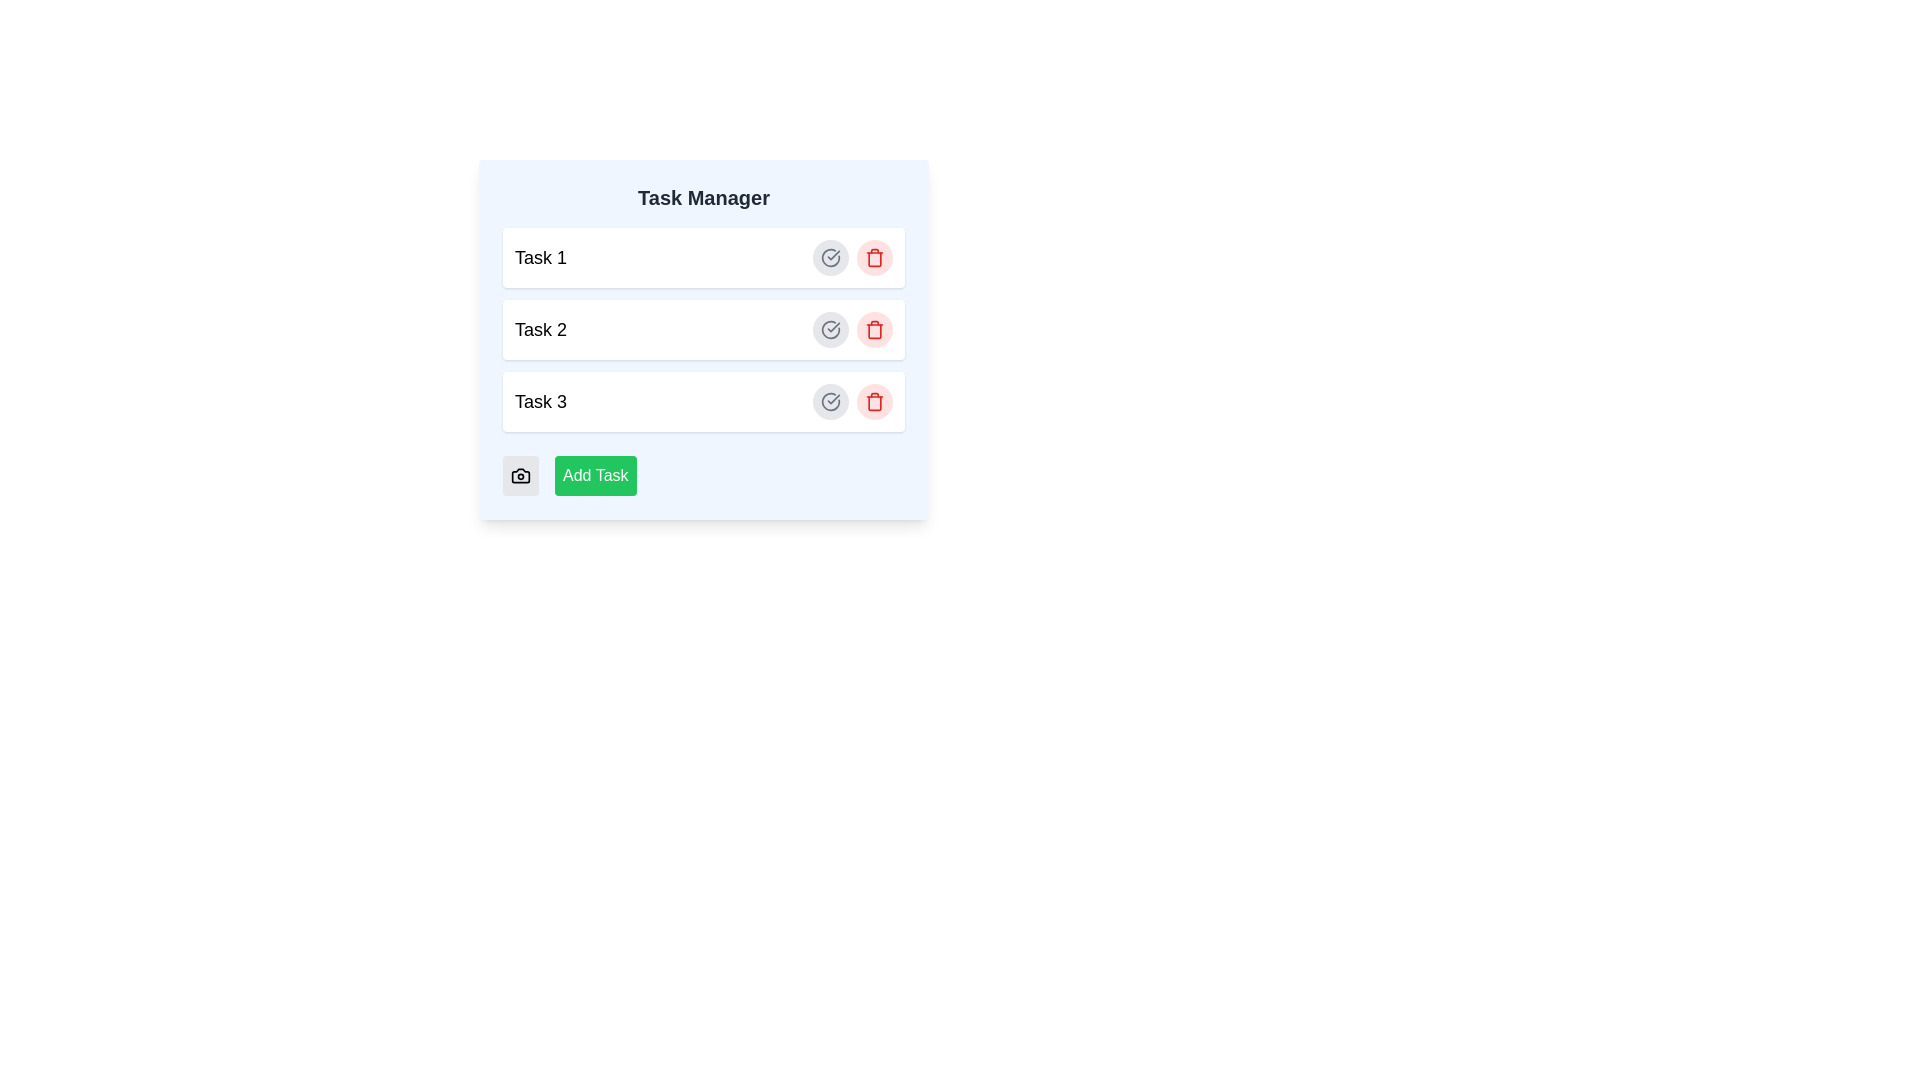 Image resolution: width=1920 pixels, height=1080 pixels. Describe the element at coordinates (704, 338) in the screenshot. I see `the second task entry labeled 'Task 2' in the Task Manager panel` at that location.